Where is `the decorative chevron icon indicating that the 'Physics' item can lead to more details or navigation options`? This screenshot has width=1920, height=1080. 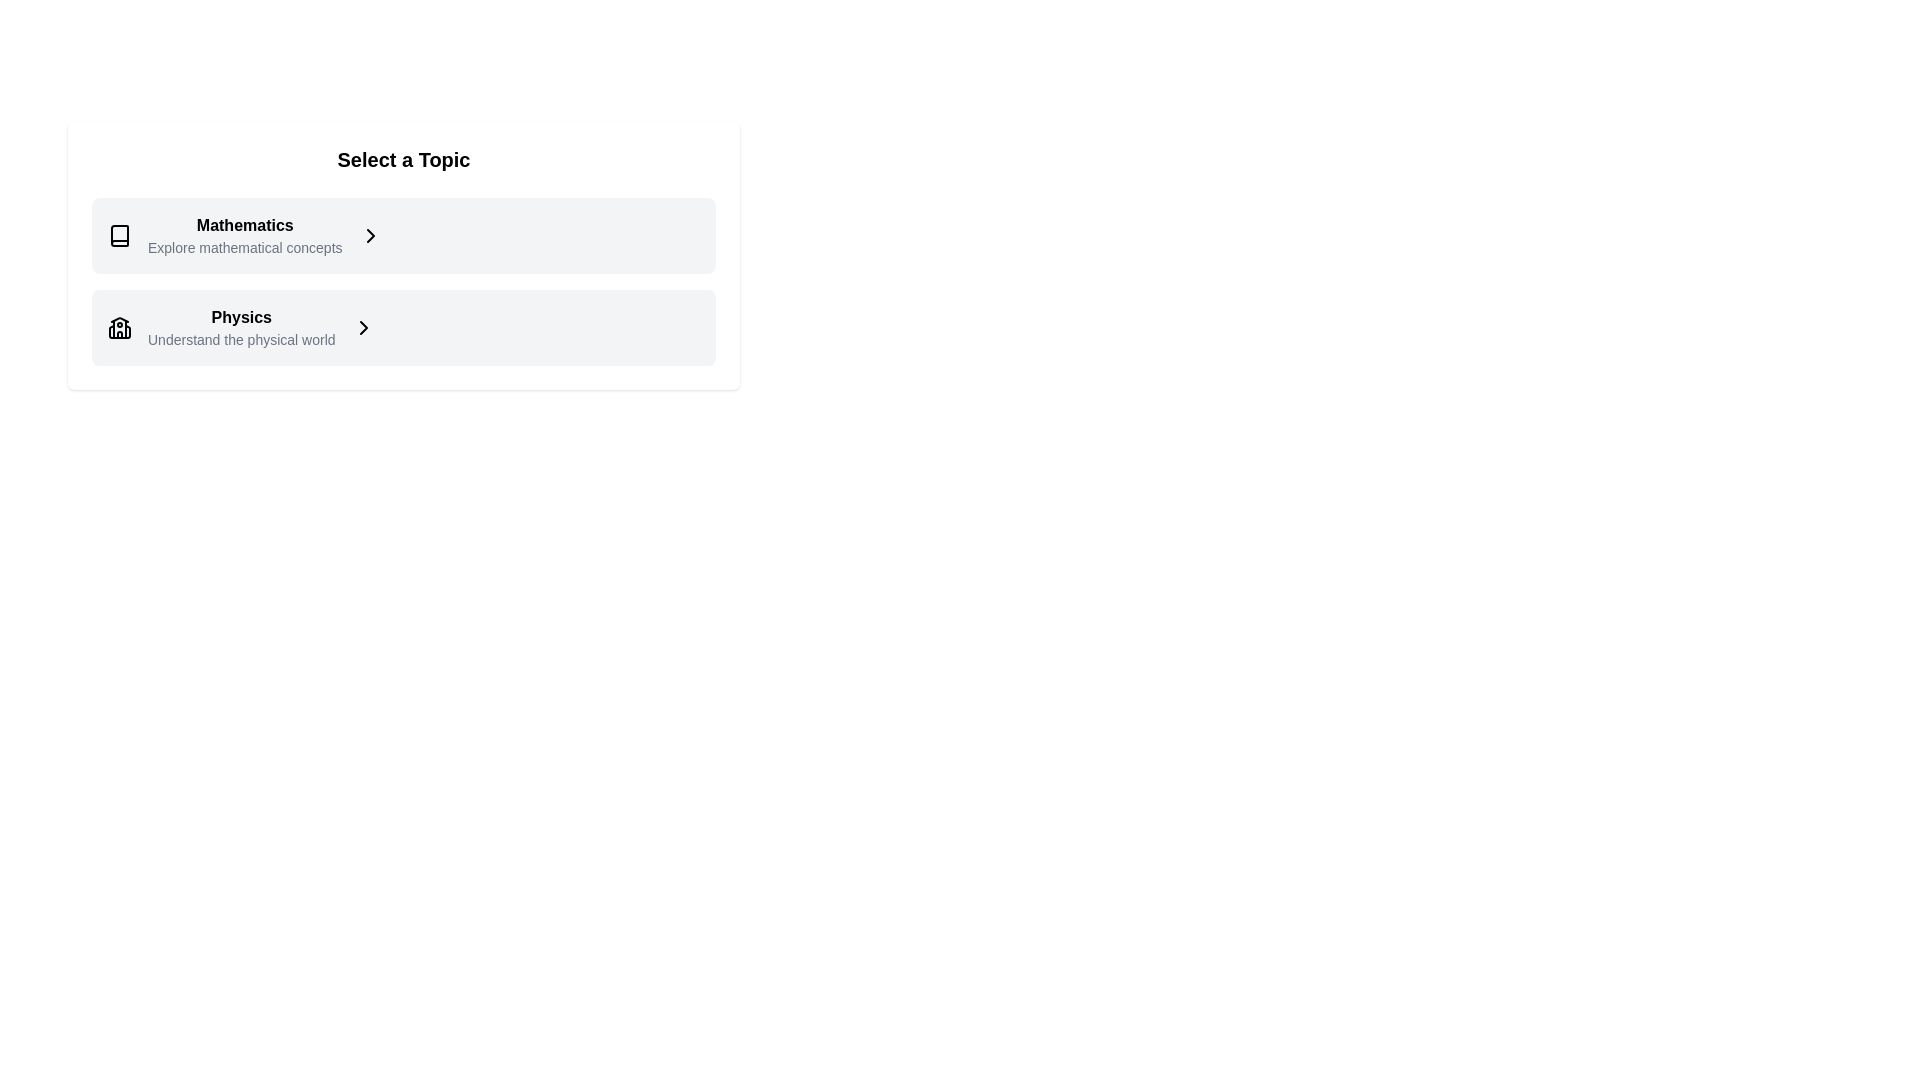
the decorative chevron icon indicating that the 'Physics' item can lead to more details or navigation options is located at coordinates (363, 326).